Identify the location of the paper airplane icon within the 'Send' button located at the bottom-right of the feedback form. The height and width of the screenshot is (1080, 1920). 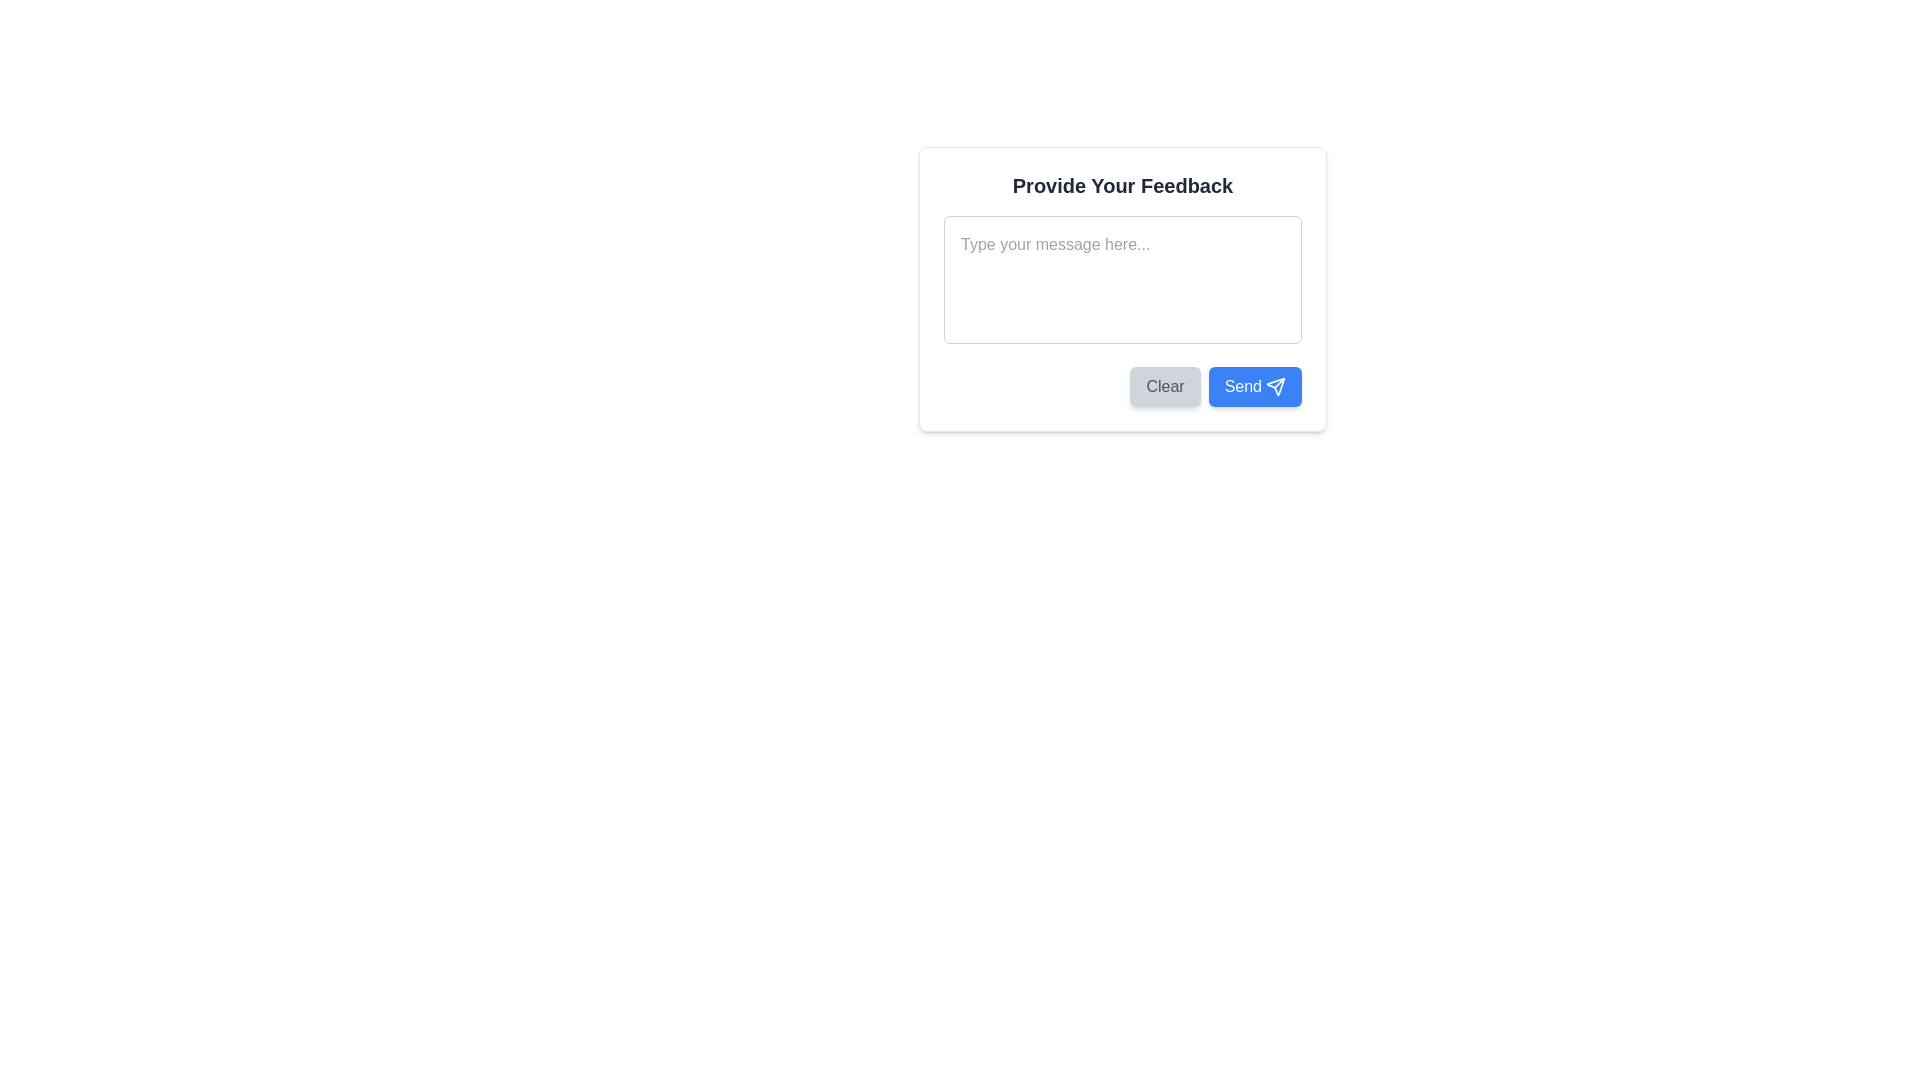
(1275, 386).